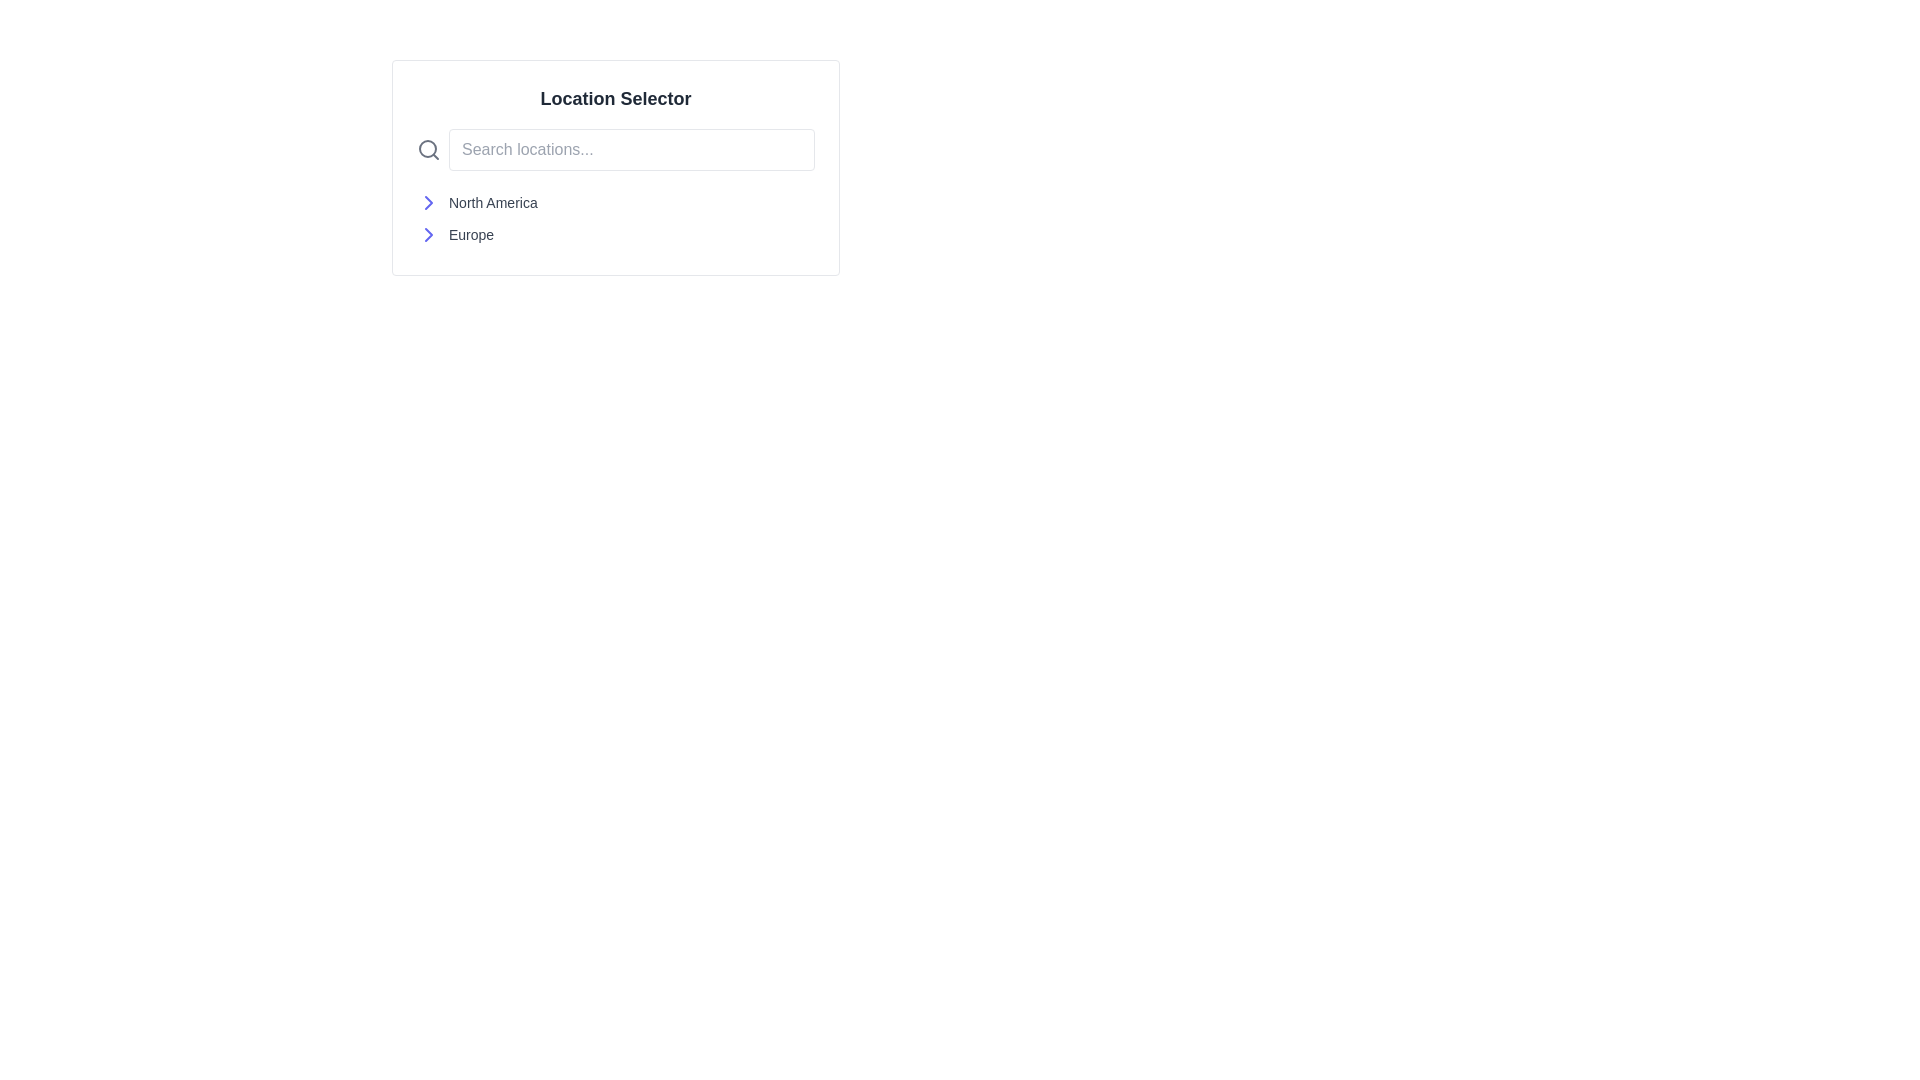 The width and height of the screenshot is (1920, 1080). What do you see at coordinates (470, 234) in the screenshot?
I see `the text label displaying 'Europe'` at bounding box center [470, 234].